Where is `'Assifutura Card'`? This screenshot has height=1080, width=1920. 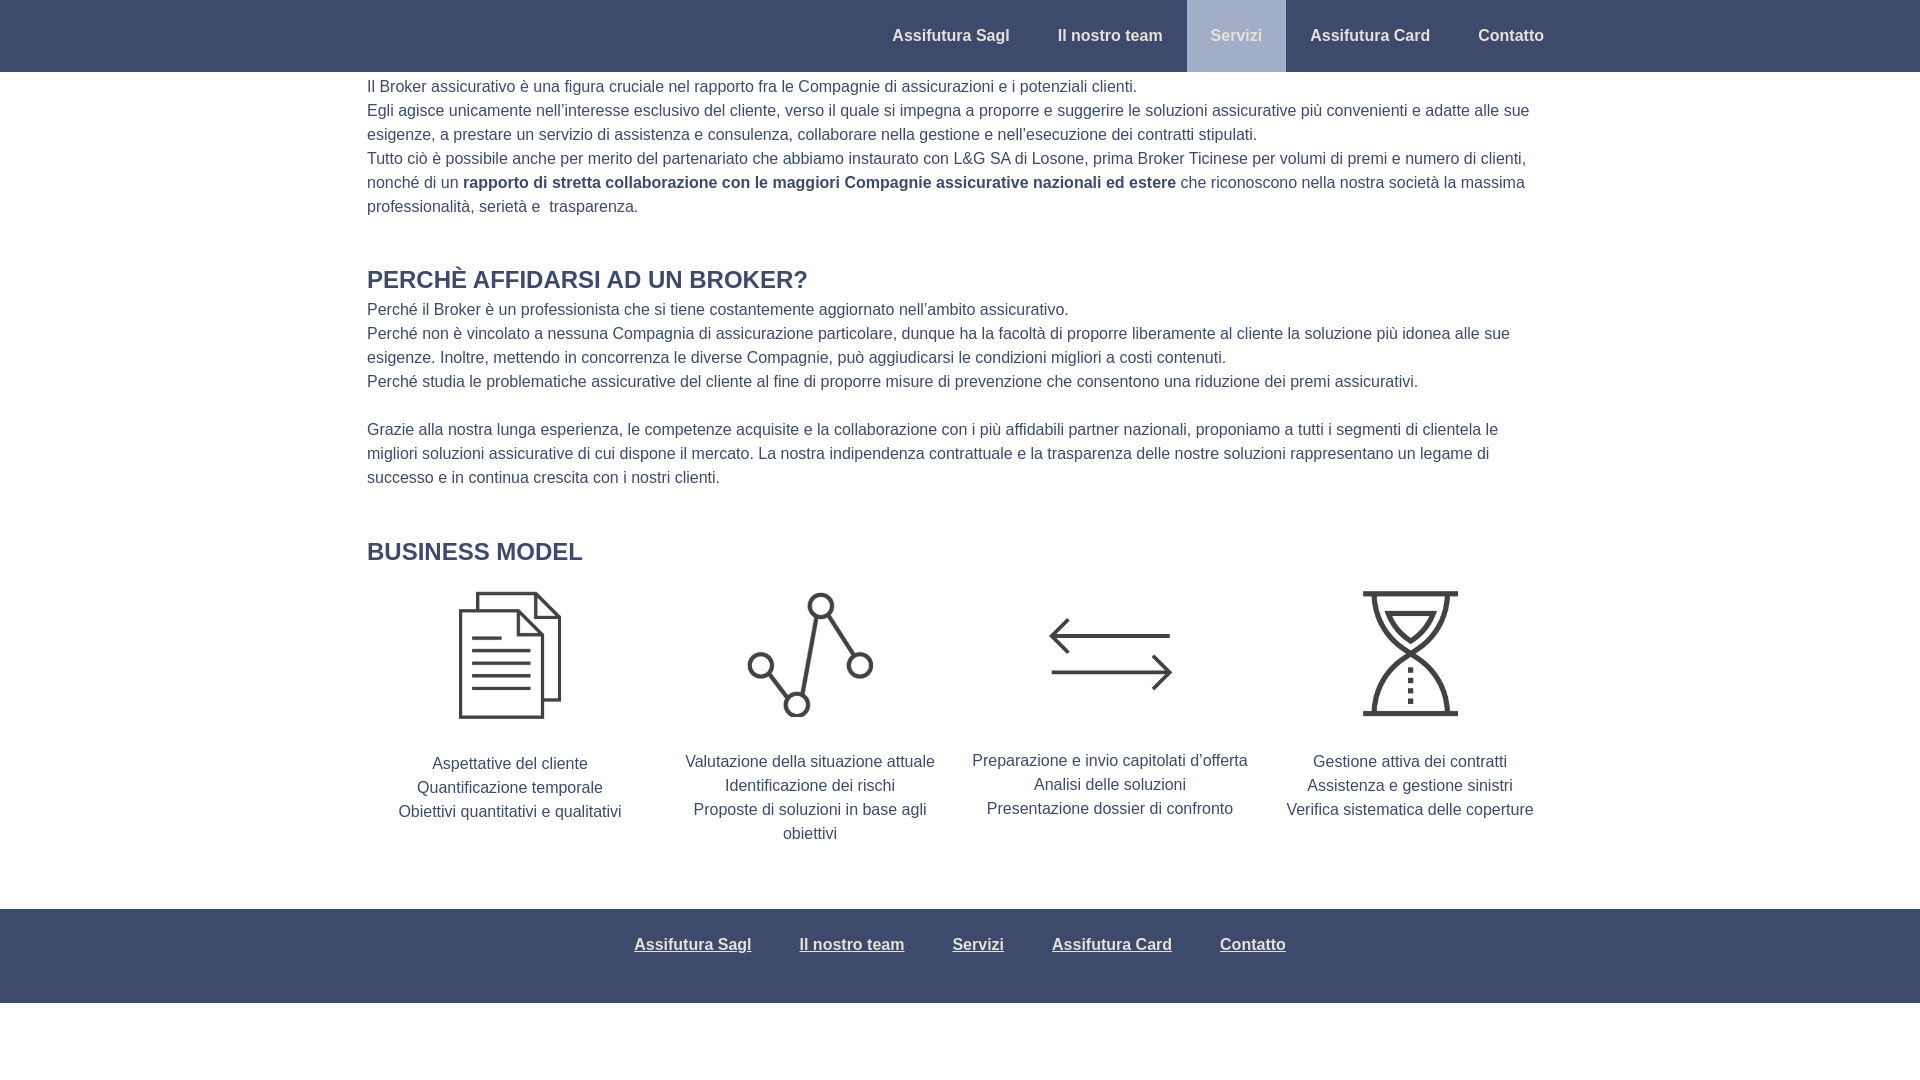 'Assifutura Card' is located at coordinates (1036, 945).